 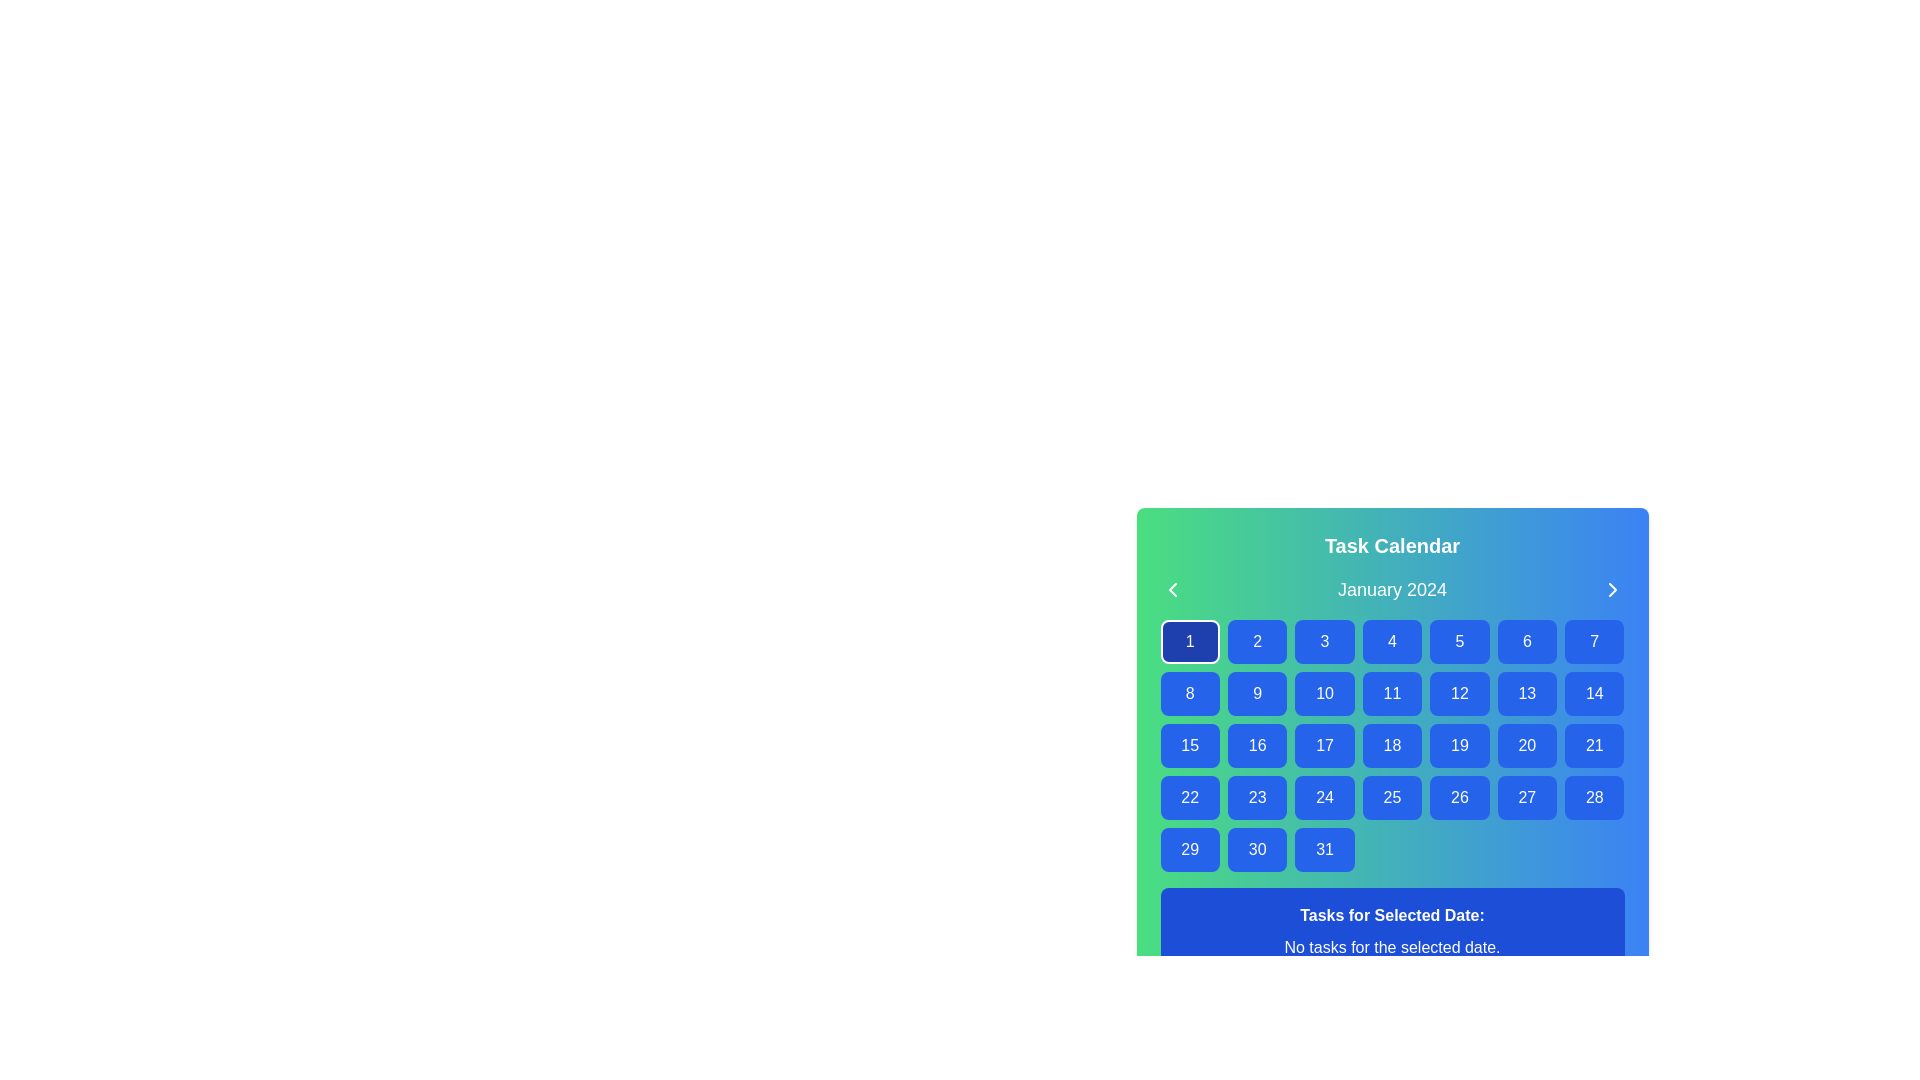 What do you see at coordinates (1256, 745) in the screenshot?
I see `the button representing the 16th day of January 2024 in the Task Calendar interface` at bounding box center [1256, 745].